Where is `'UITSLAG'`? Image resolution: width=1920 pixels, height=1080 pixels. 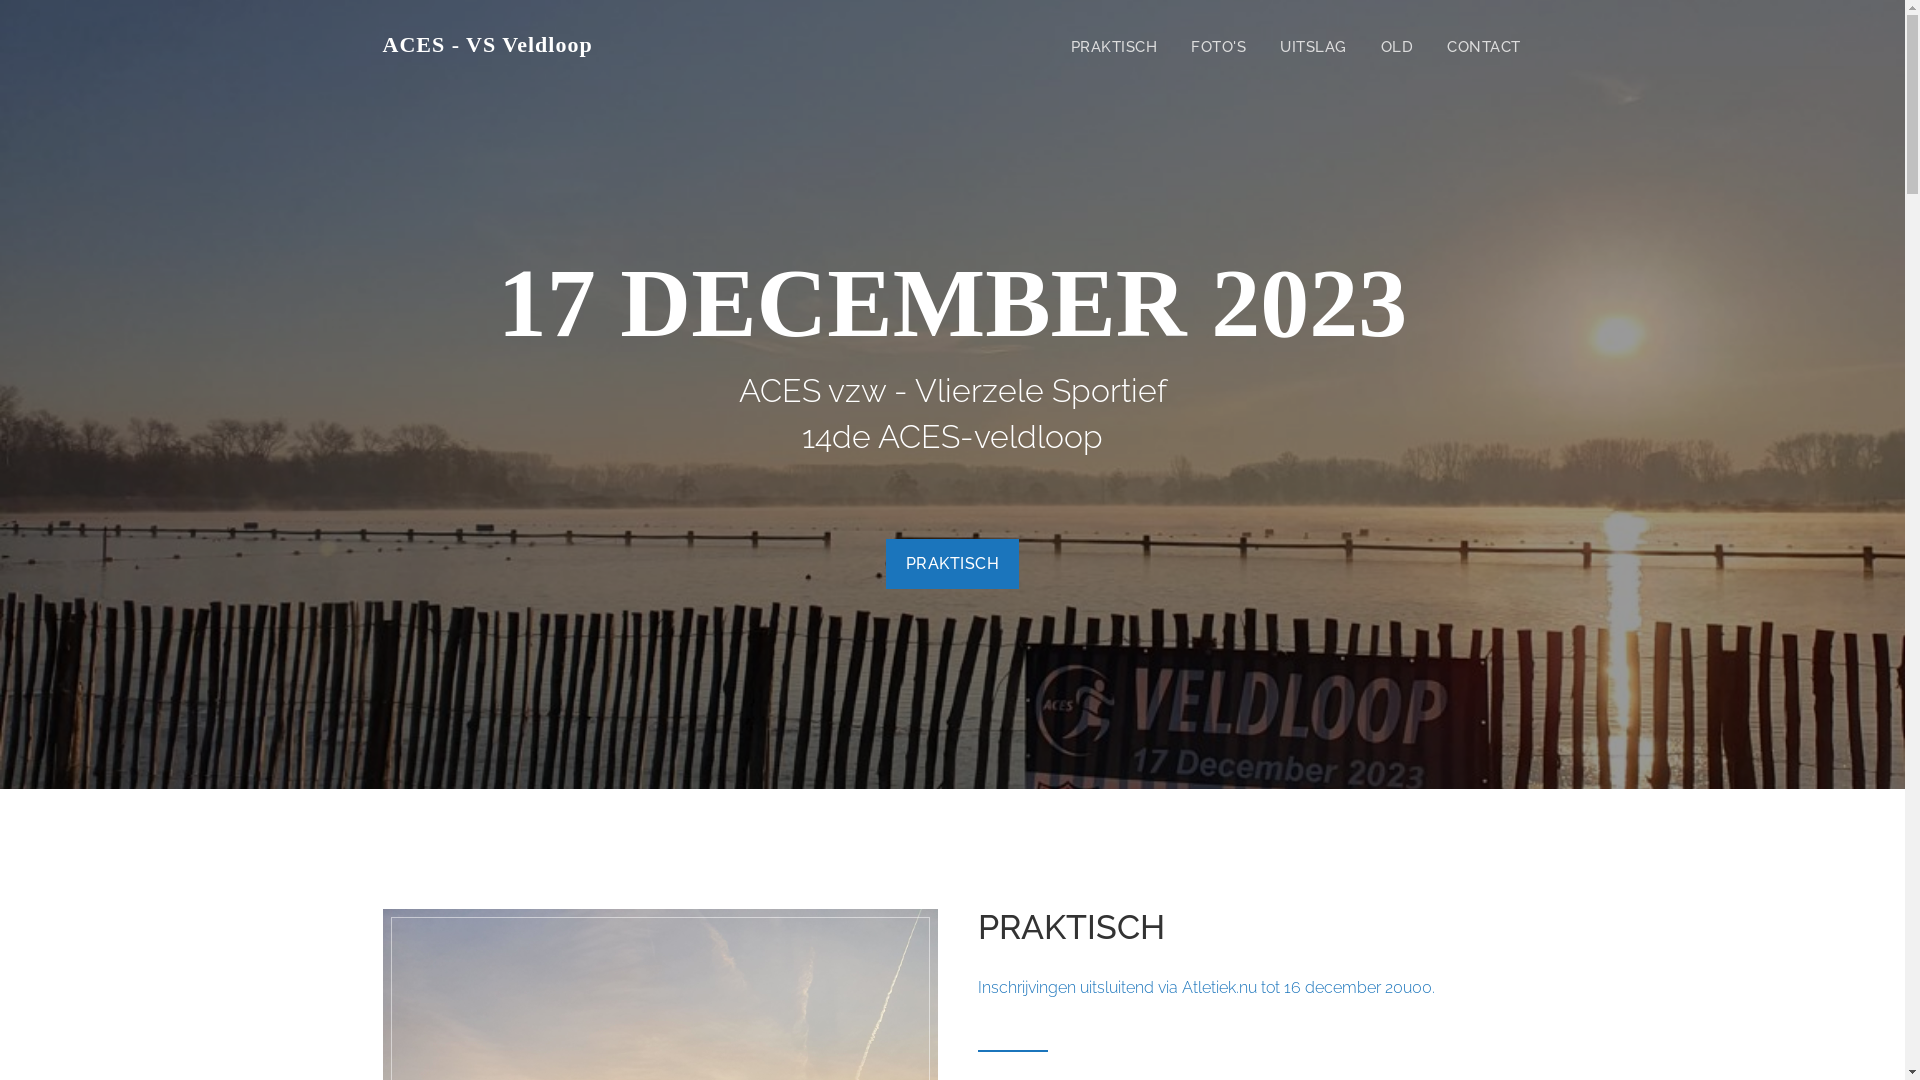 'UITSLAG' is located at coordinates (1313, 45).